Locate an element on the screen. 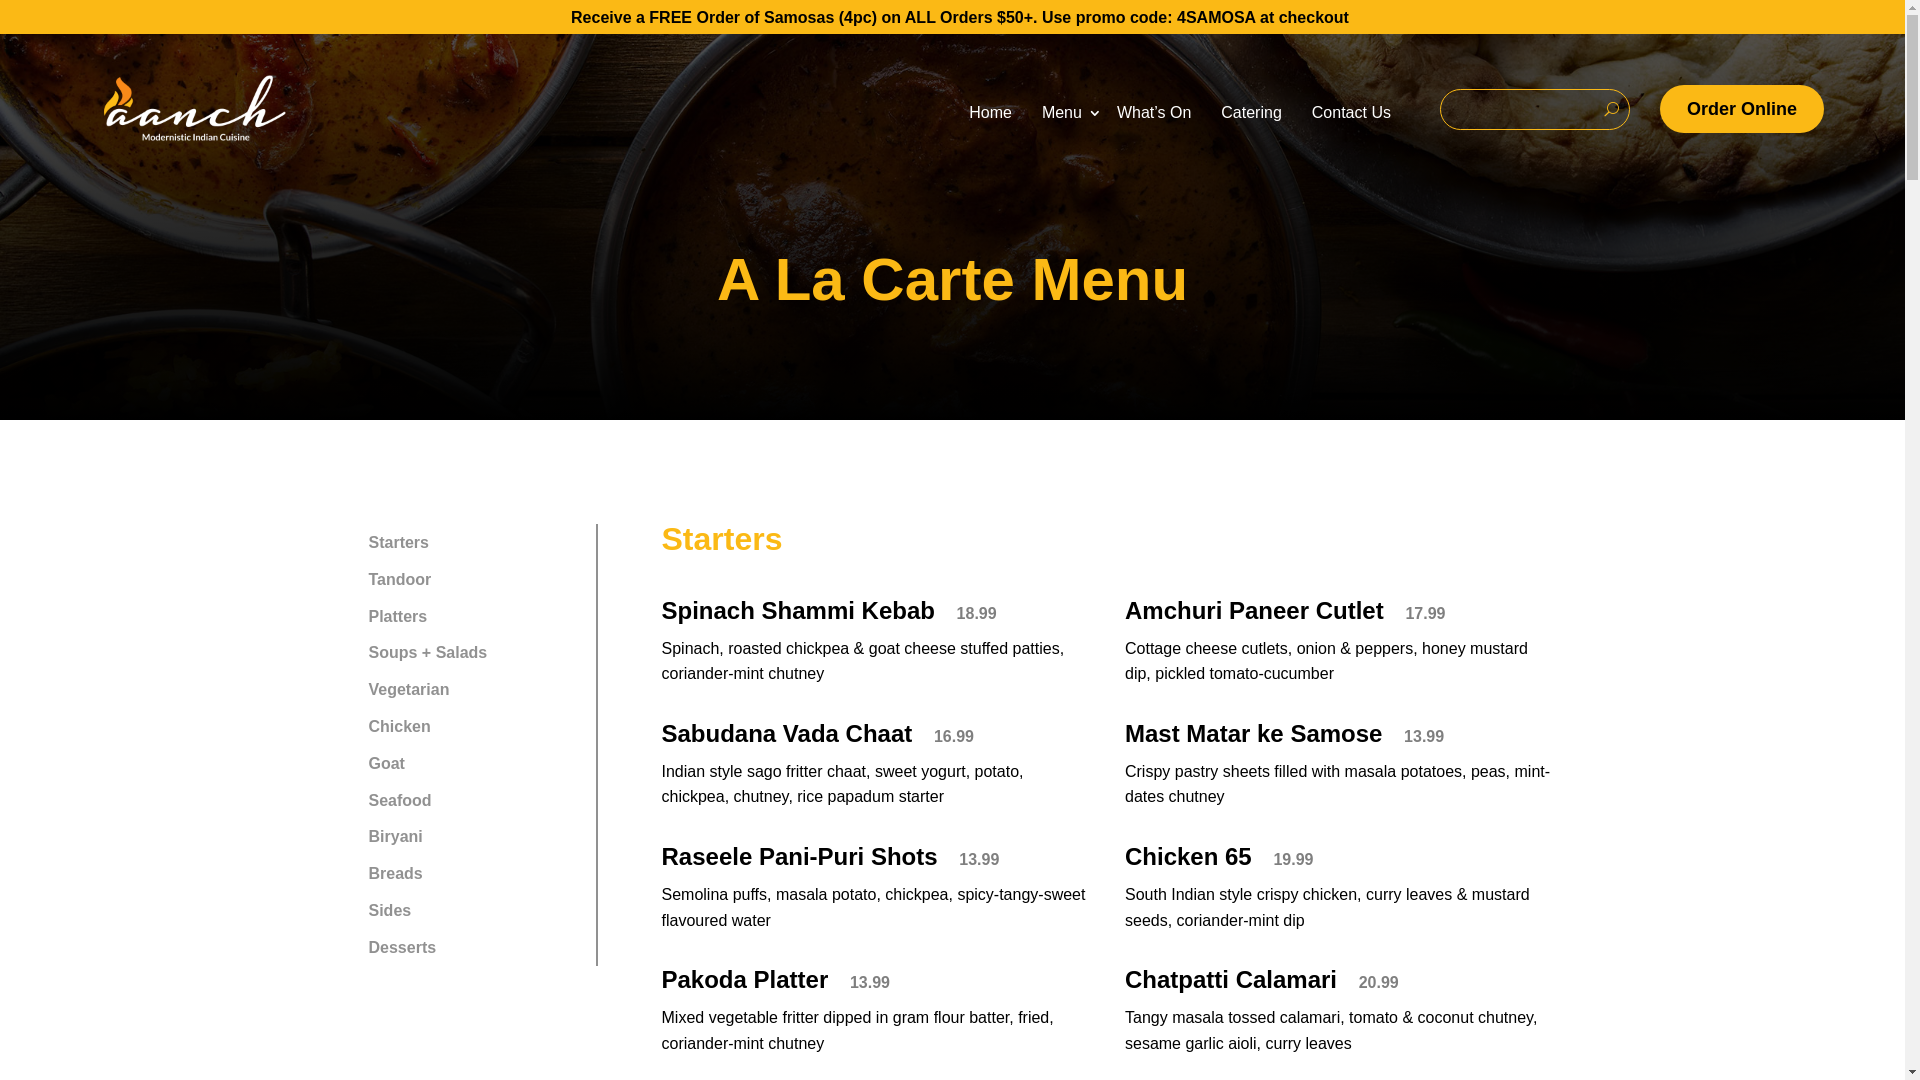  'Breads' is located at coordinates (474, 872).